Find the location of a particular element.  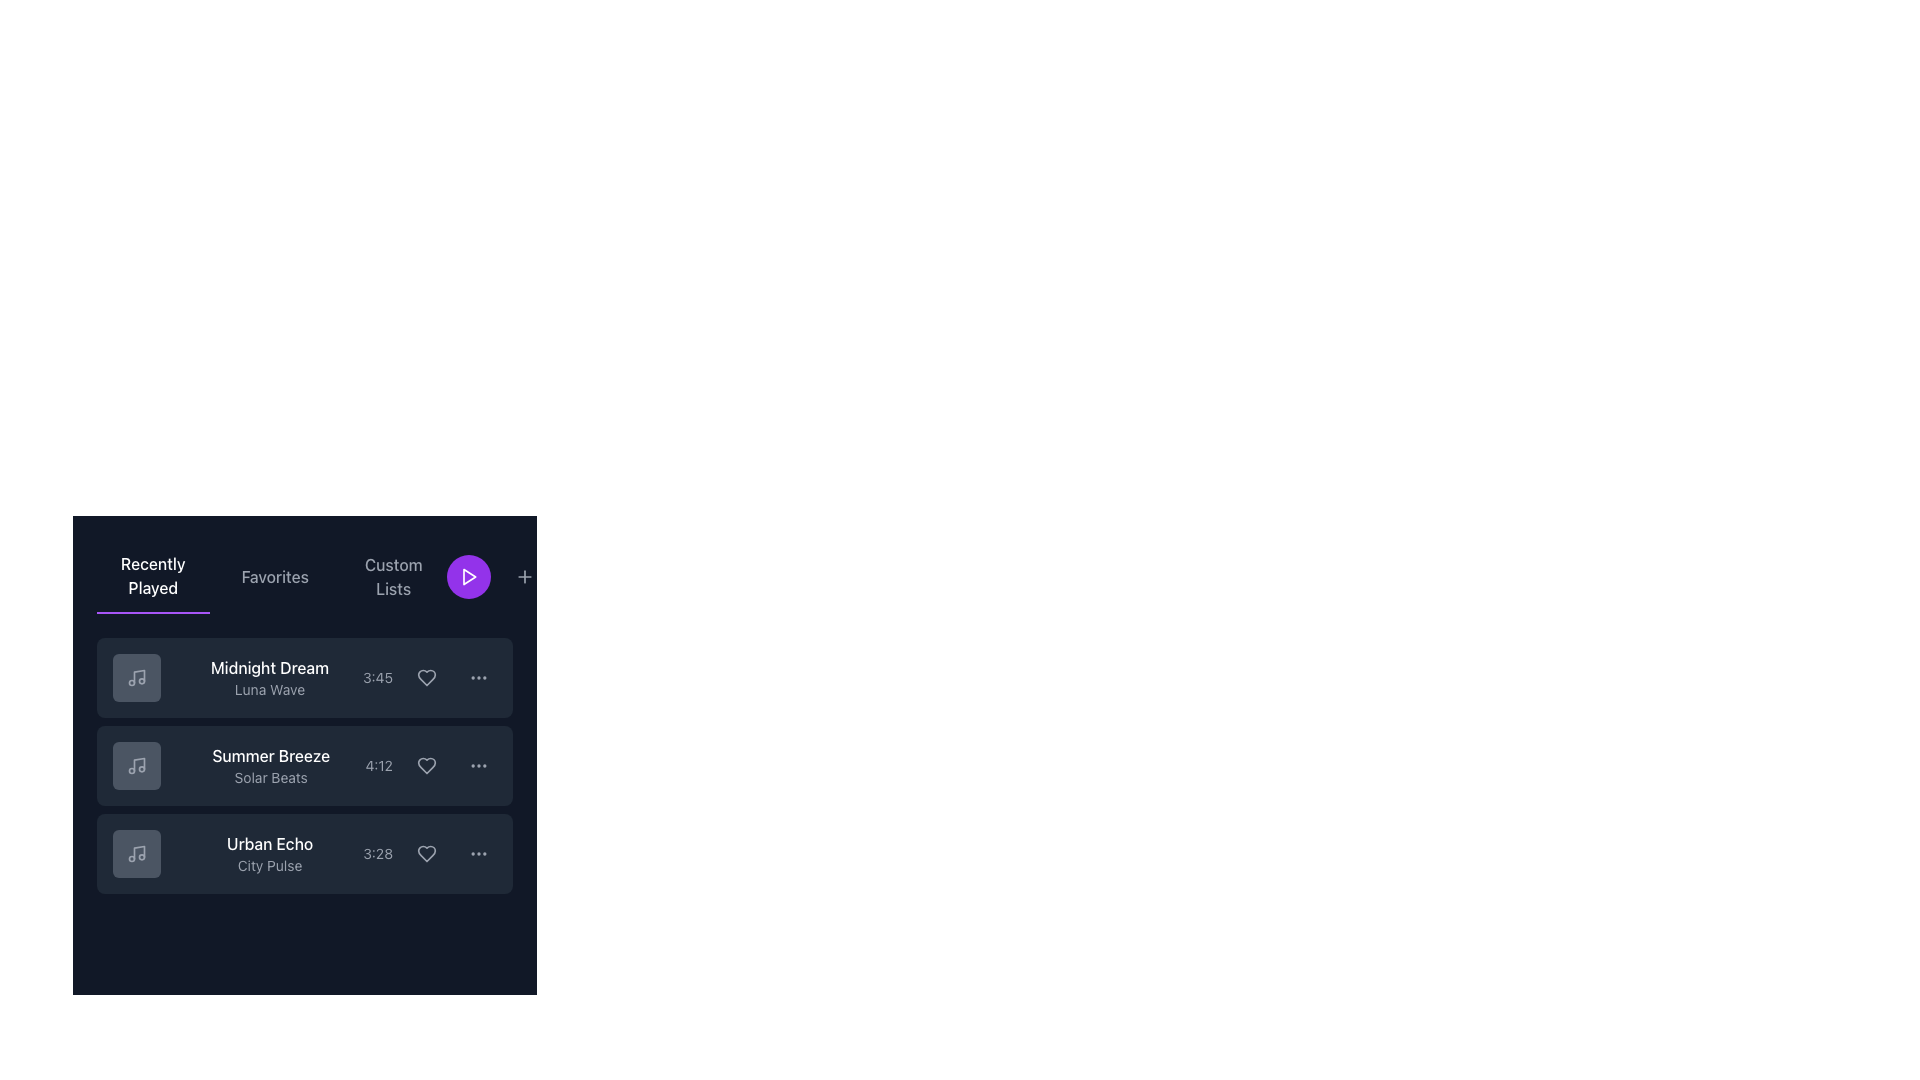

the small heart-shaped icon button, which is outlined in gray and turns pink on hover, located to the right of the song duration text is located at coordinates (426, 853).